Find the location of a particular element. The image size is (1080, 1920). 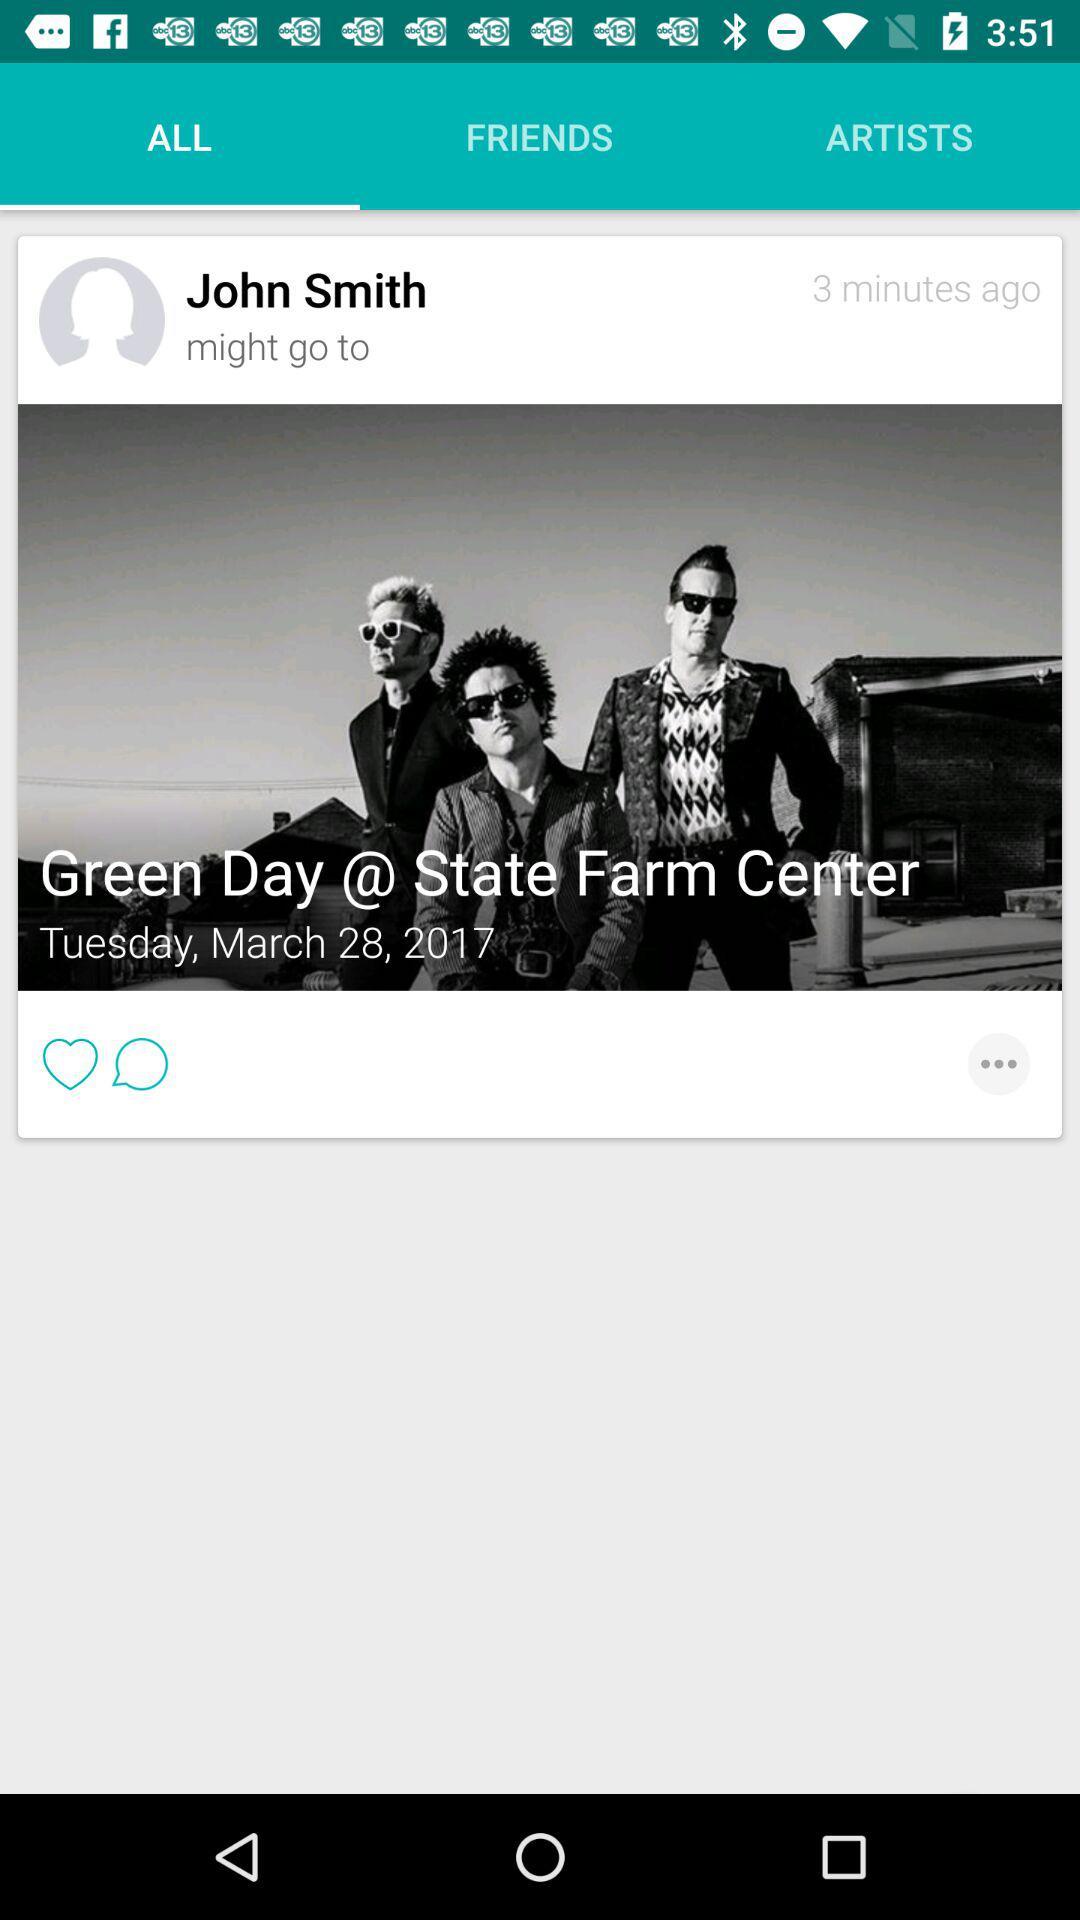

icon beside the john smith is located at coordinates (101, 320).